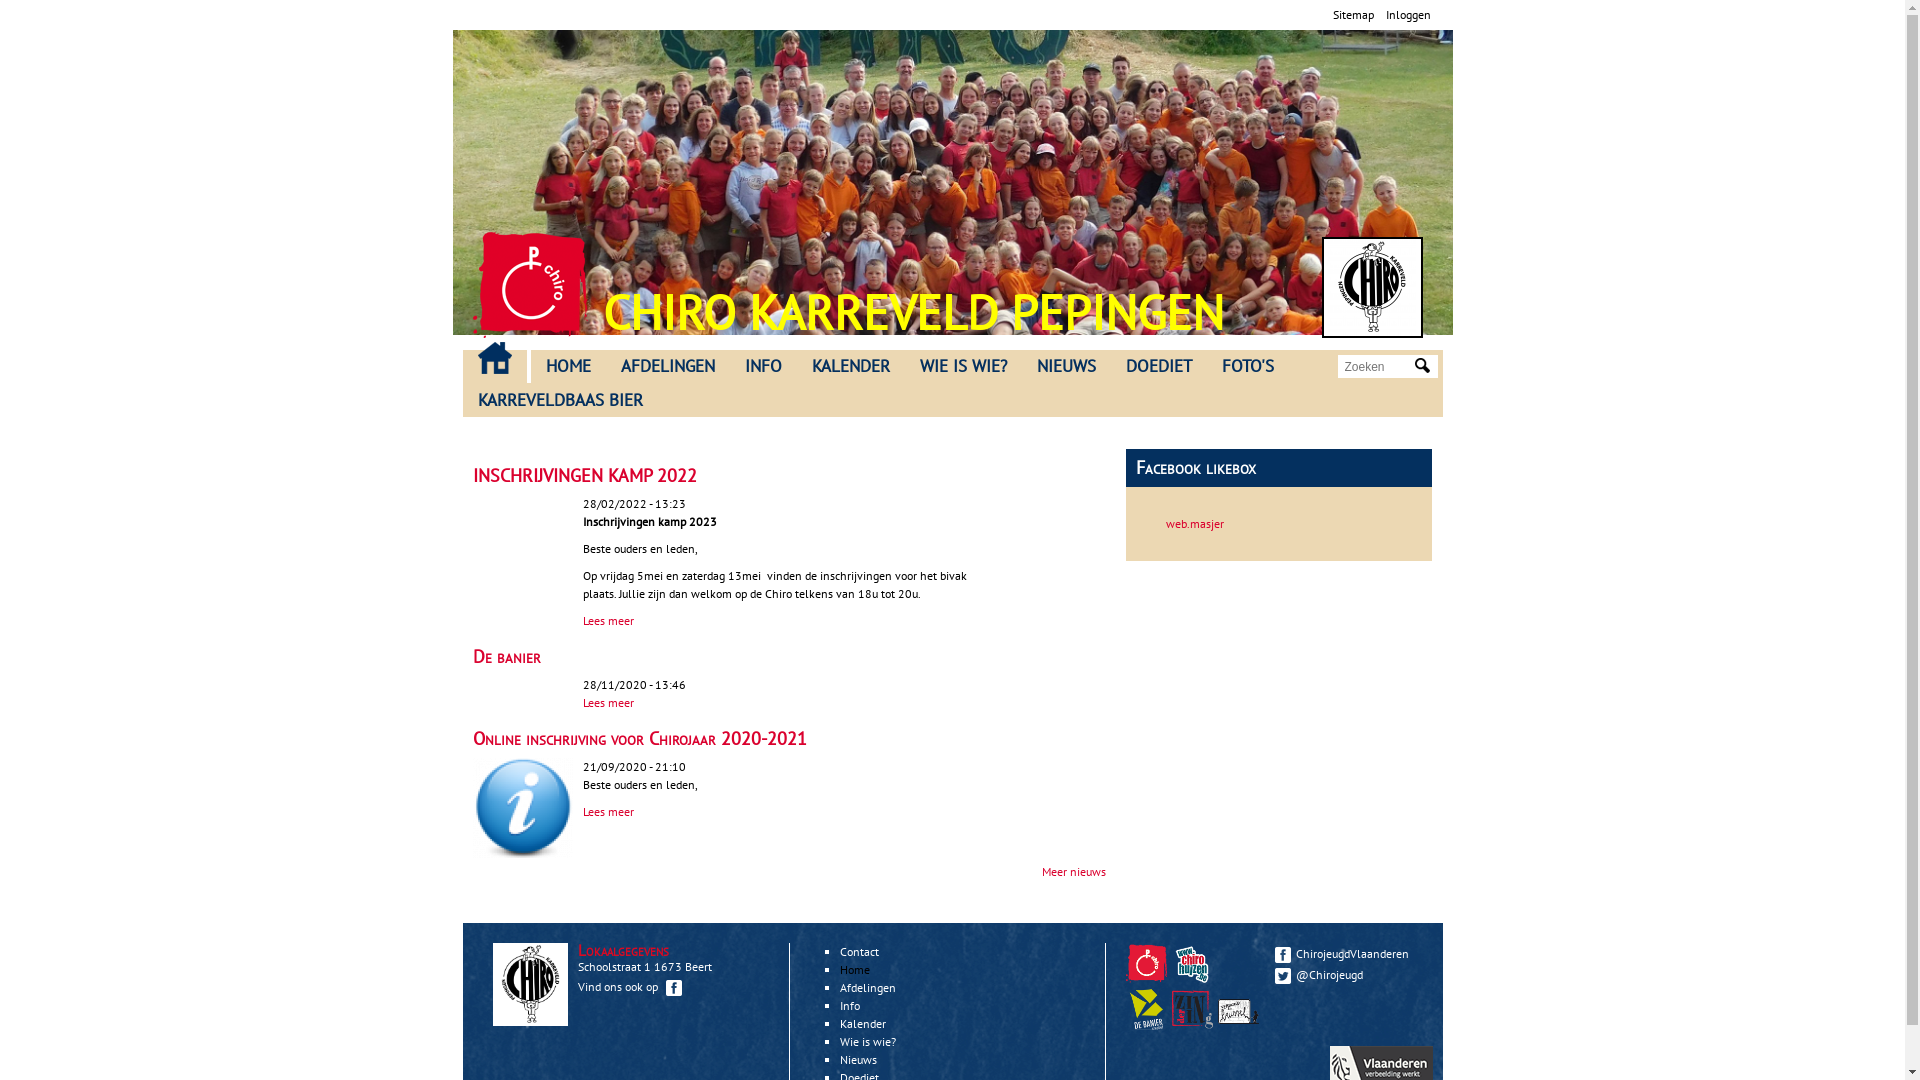 This screenshot has height=1080, width=1920. I want to click on 'web.masjer', so click(1166, 522).